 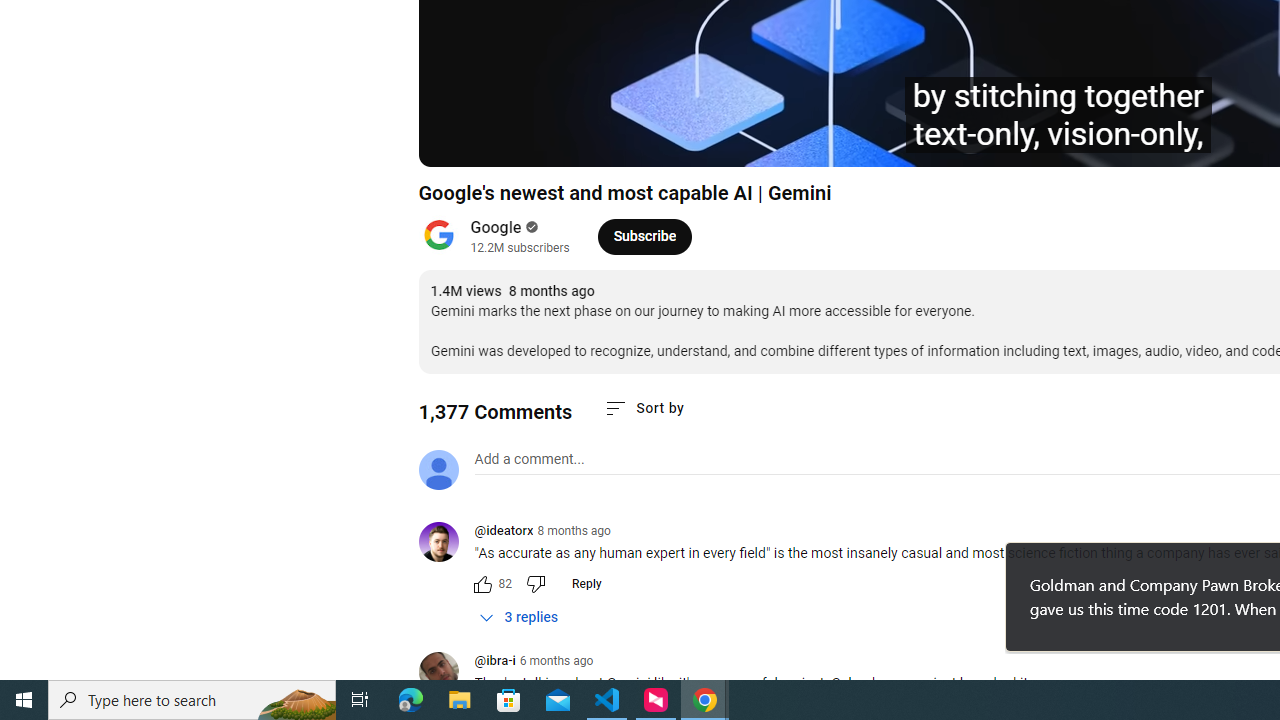 I want to click on '6 months ago', so click(x=556, y=661).